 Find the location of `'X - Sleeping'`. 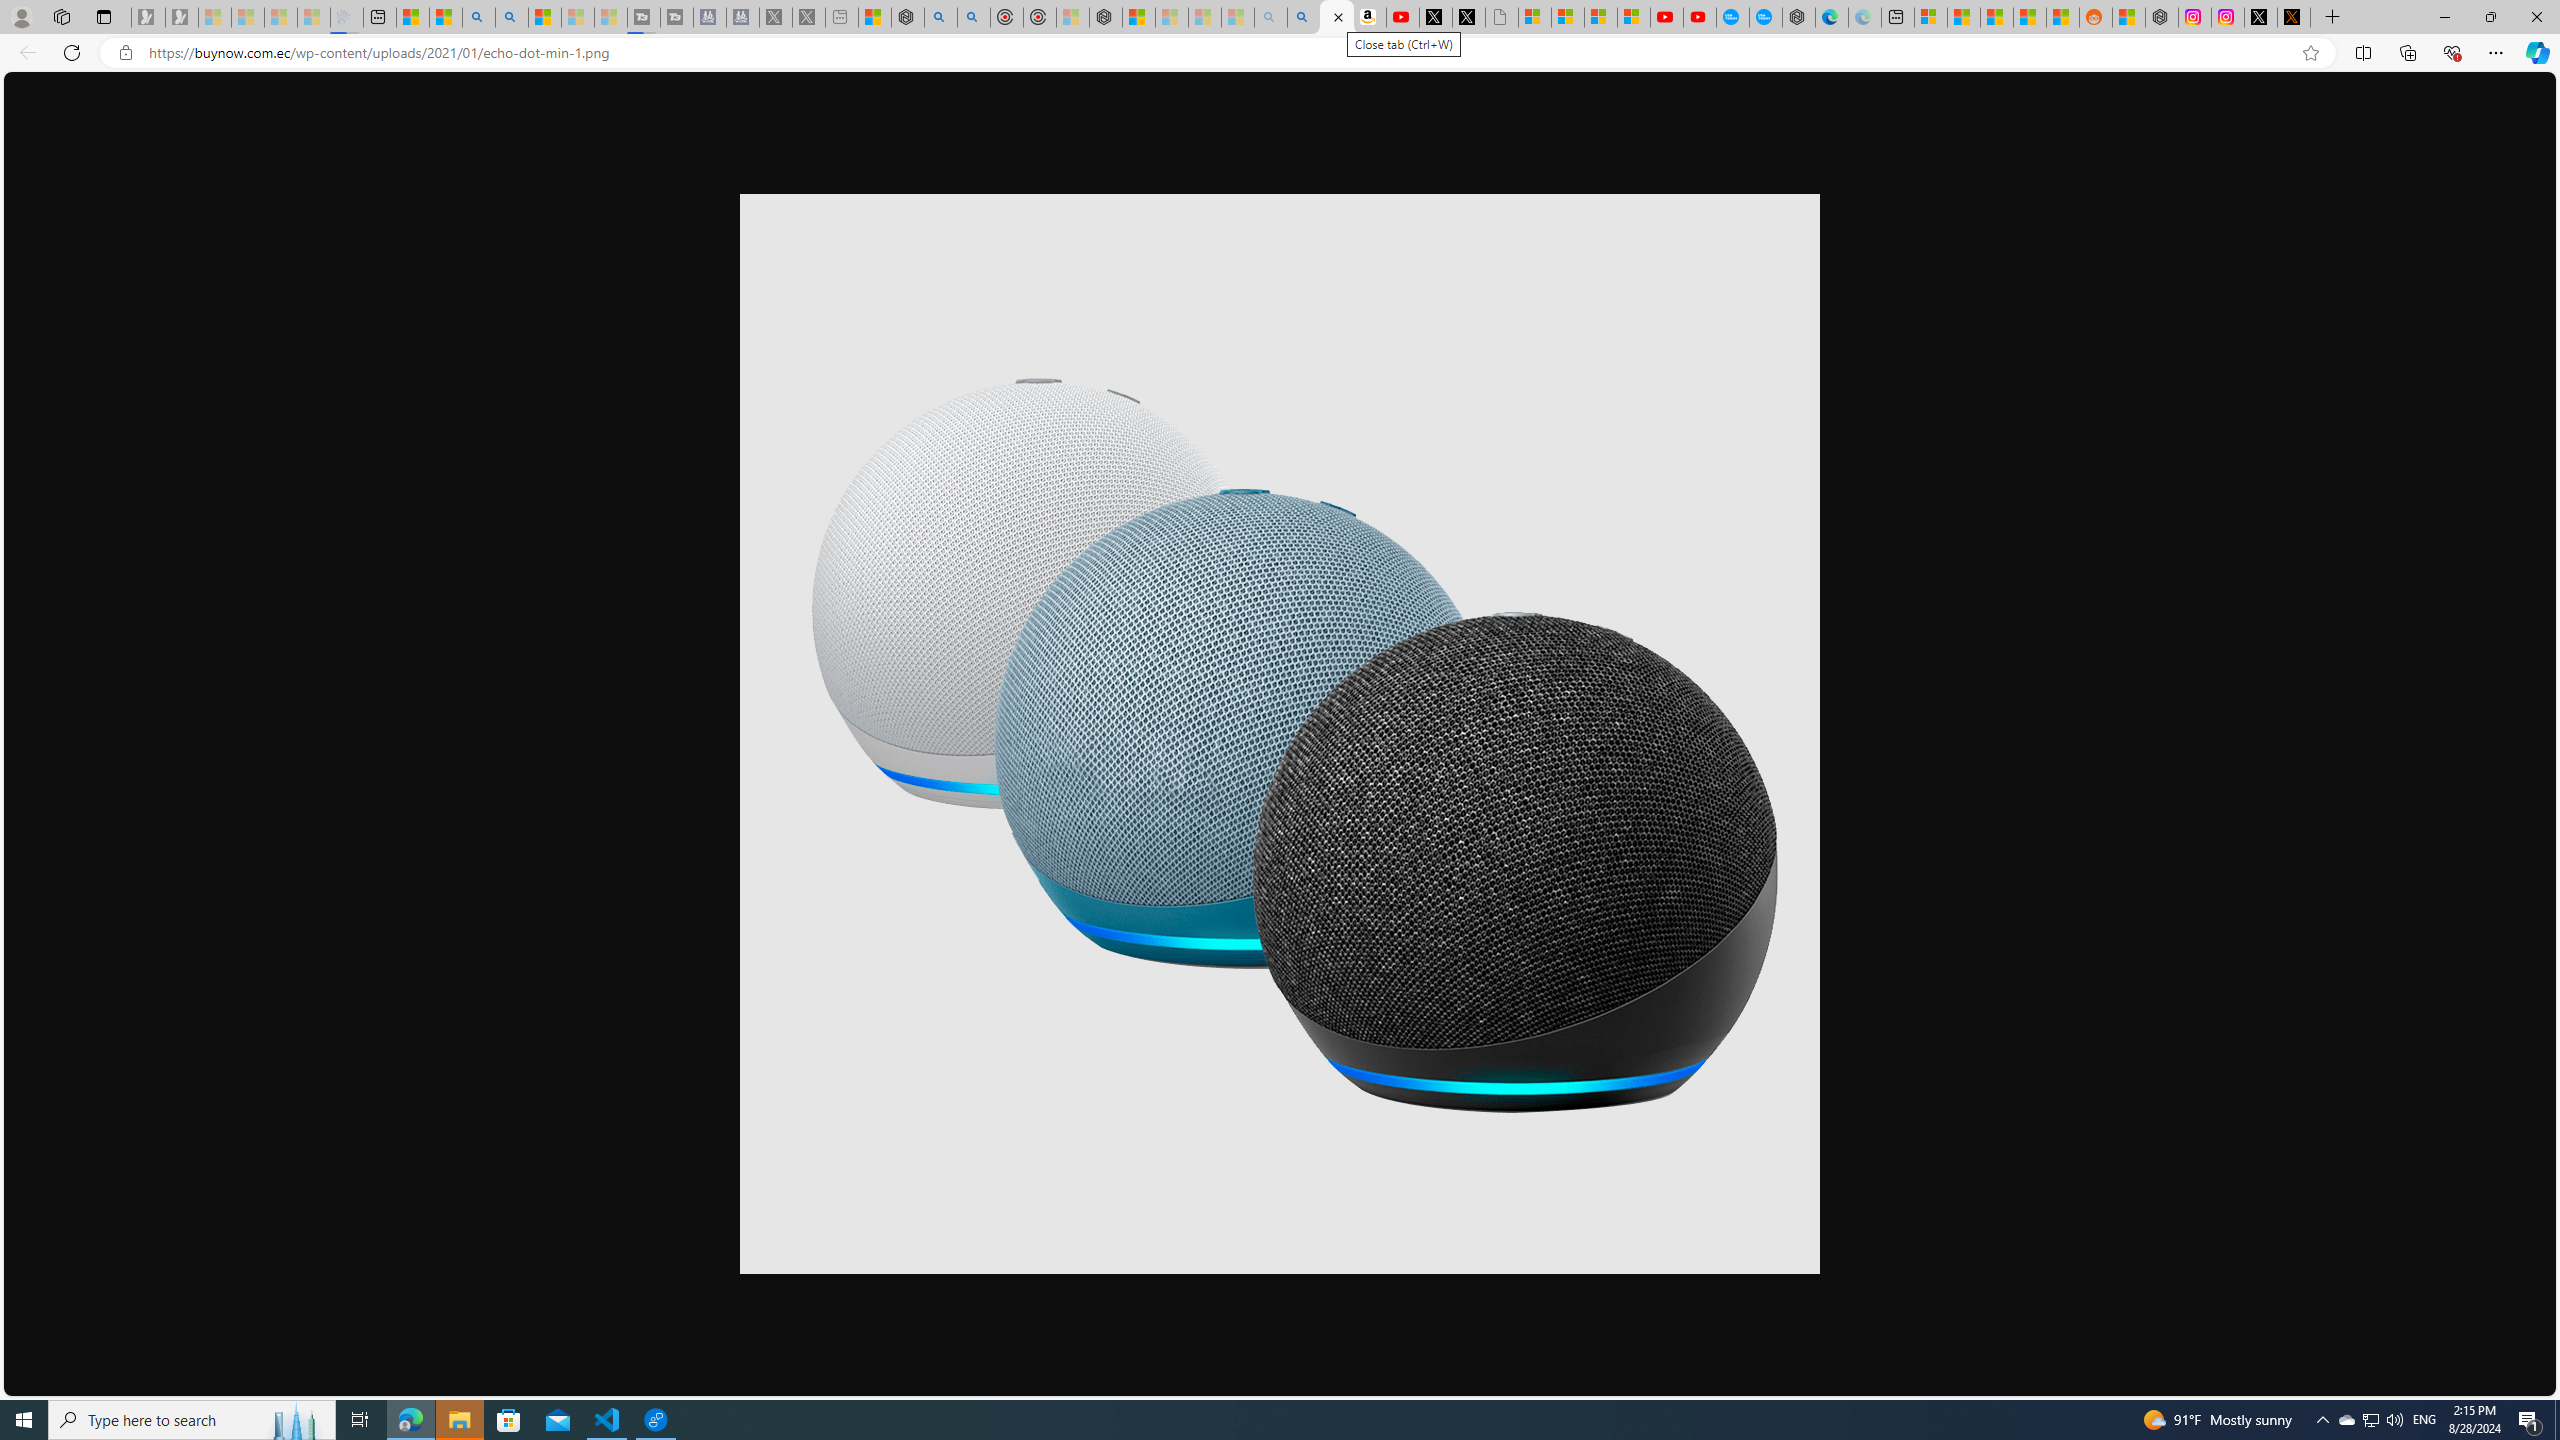

'X - Sleeping' is located at coordinates (807, 16).